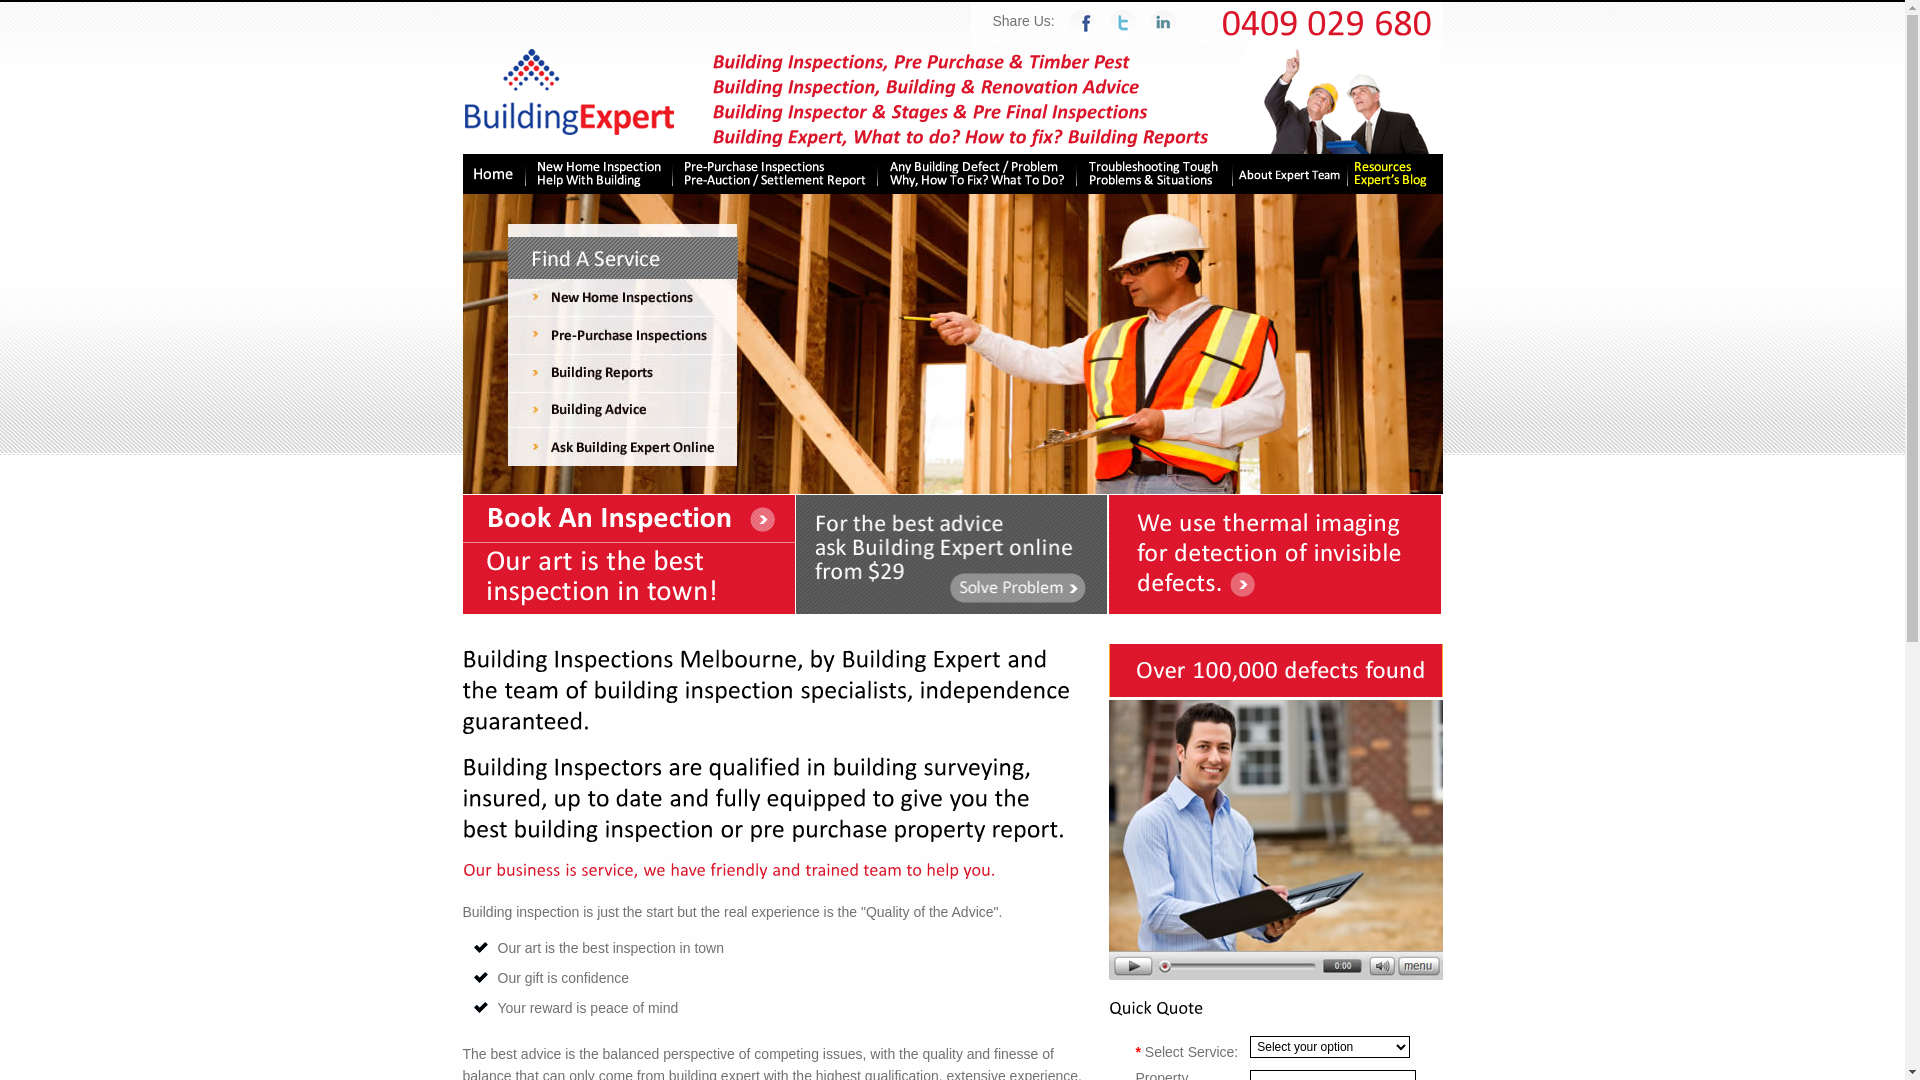  Describe the element at coordinates (1140, 20) in the screenshot. I see `'Recommend this website : home on Linkedin'` at that location.